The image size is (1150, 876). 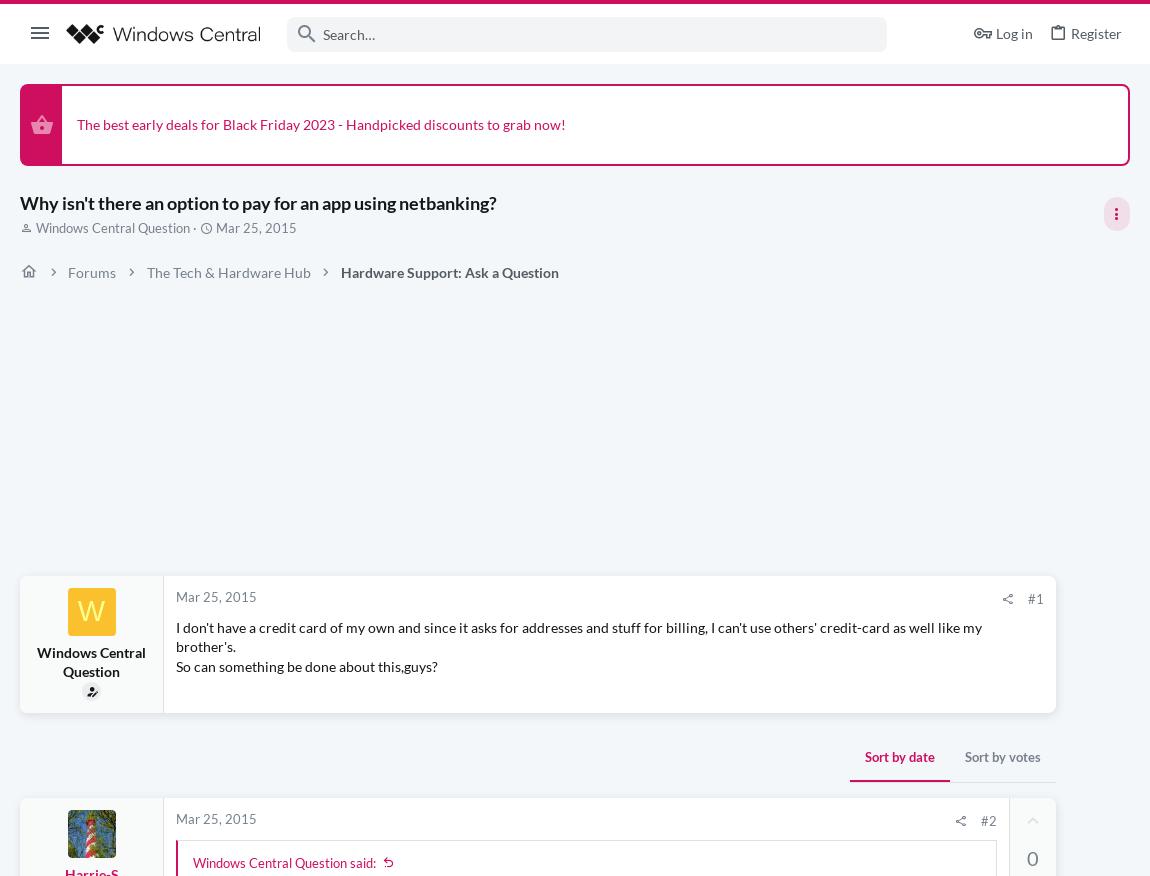 I want to click on 'Sort by date', so click(x=618, y=757).